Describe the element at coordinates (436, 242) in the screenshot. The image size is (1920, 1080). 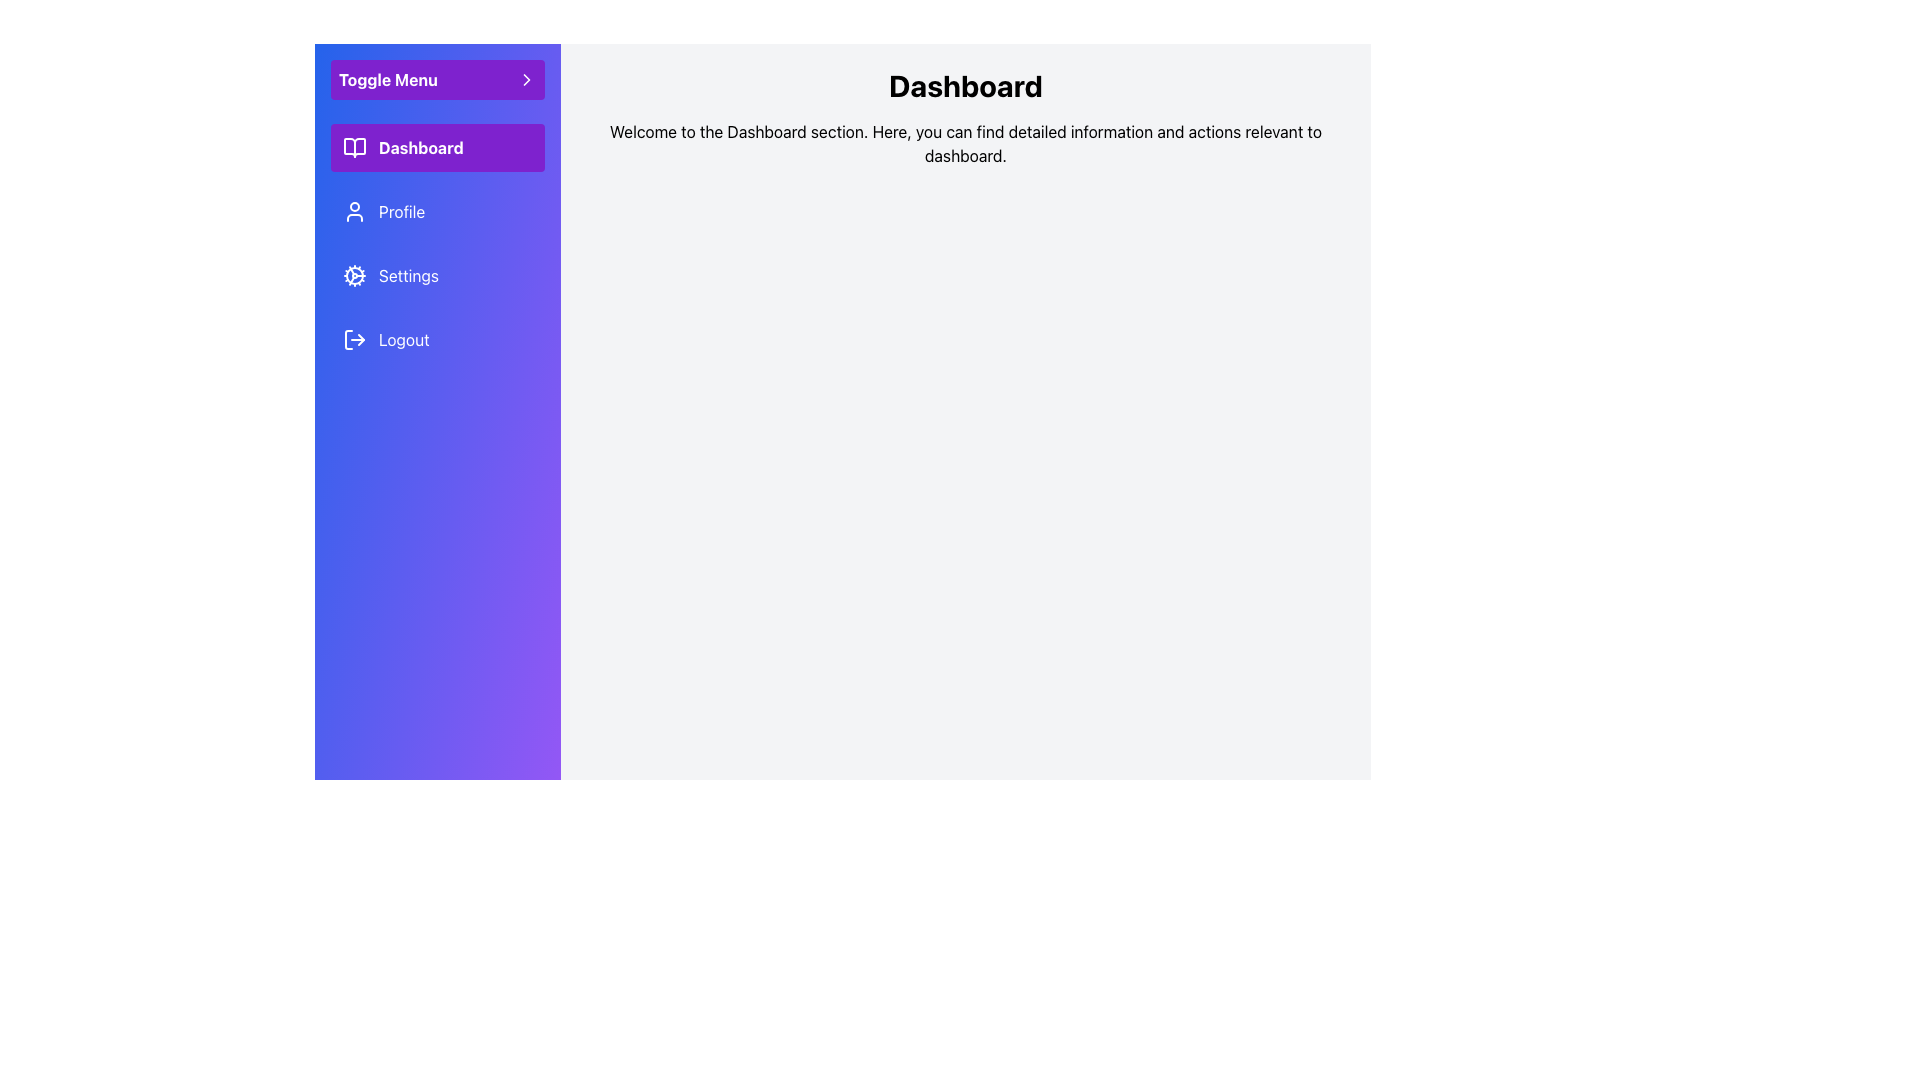
I see `the vertically aligned Navigation Menu containing sections like 'Dashboard,' 'Profile,' 'Settings,' and 'Logout' with a blue to purple gradient background` at that location.